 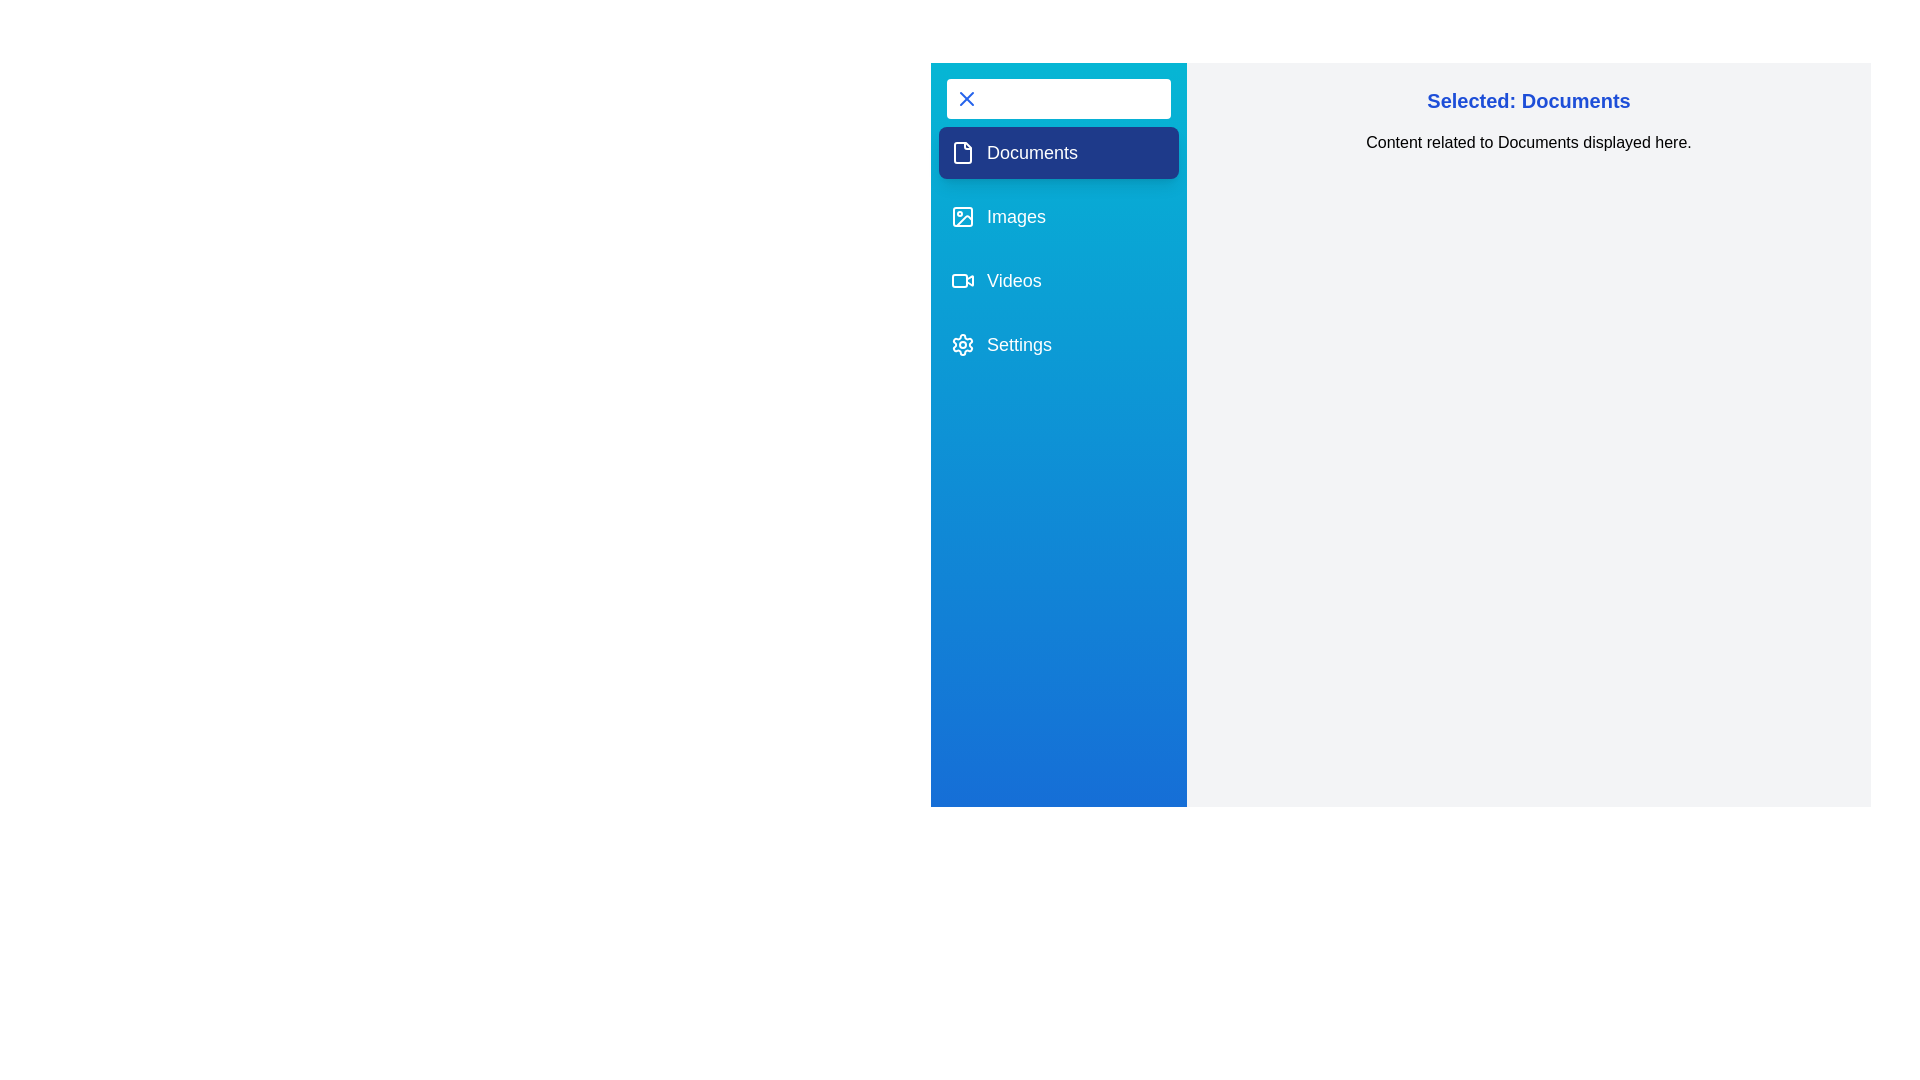 I want to click on the tab Settings from the MultimediaDrawer component, so click(x=1058, y=343).